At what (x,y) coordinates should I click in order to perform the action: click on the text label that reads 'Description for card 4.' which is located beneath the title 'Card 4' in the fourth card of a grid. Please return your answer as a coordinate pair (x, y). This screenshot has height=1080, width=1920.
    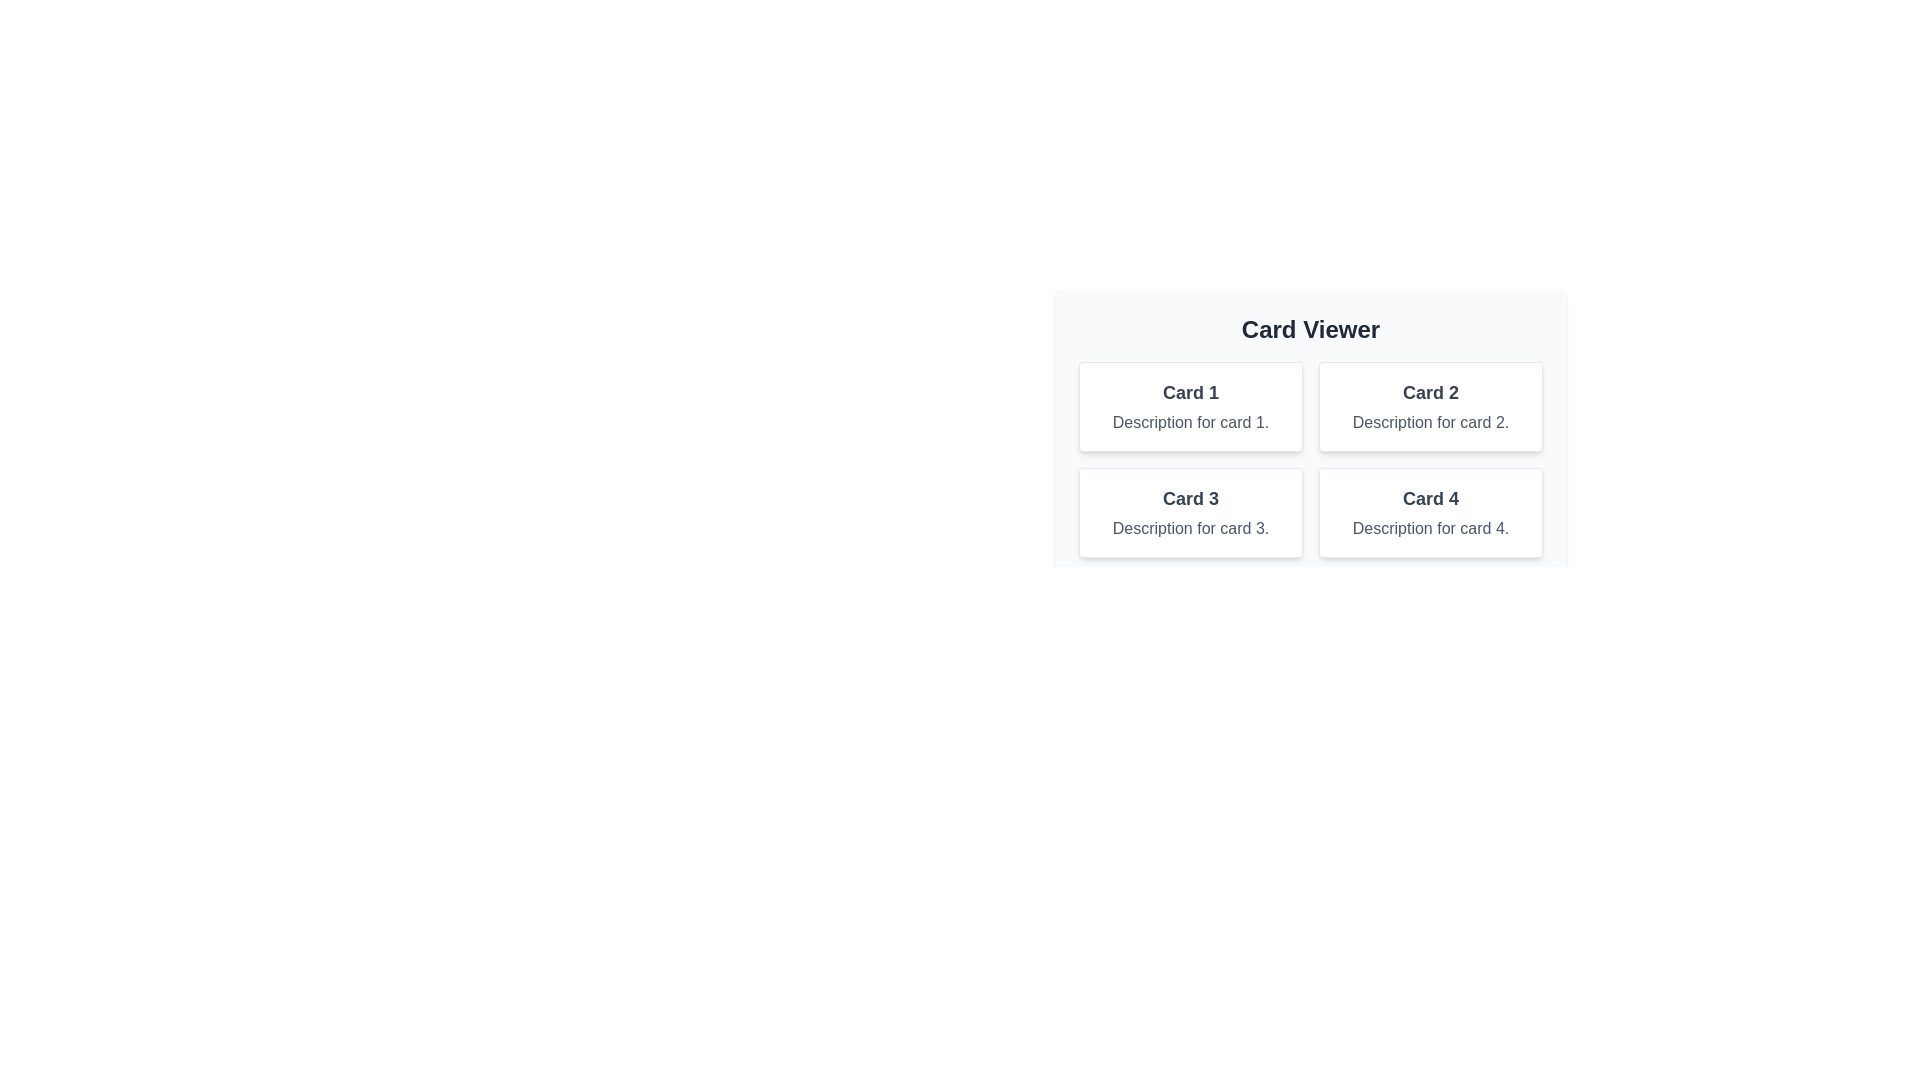
    Looking at the image, I should click on (1429, 527).